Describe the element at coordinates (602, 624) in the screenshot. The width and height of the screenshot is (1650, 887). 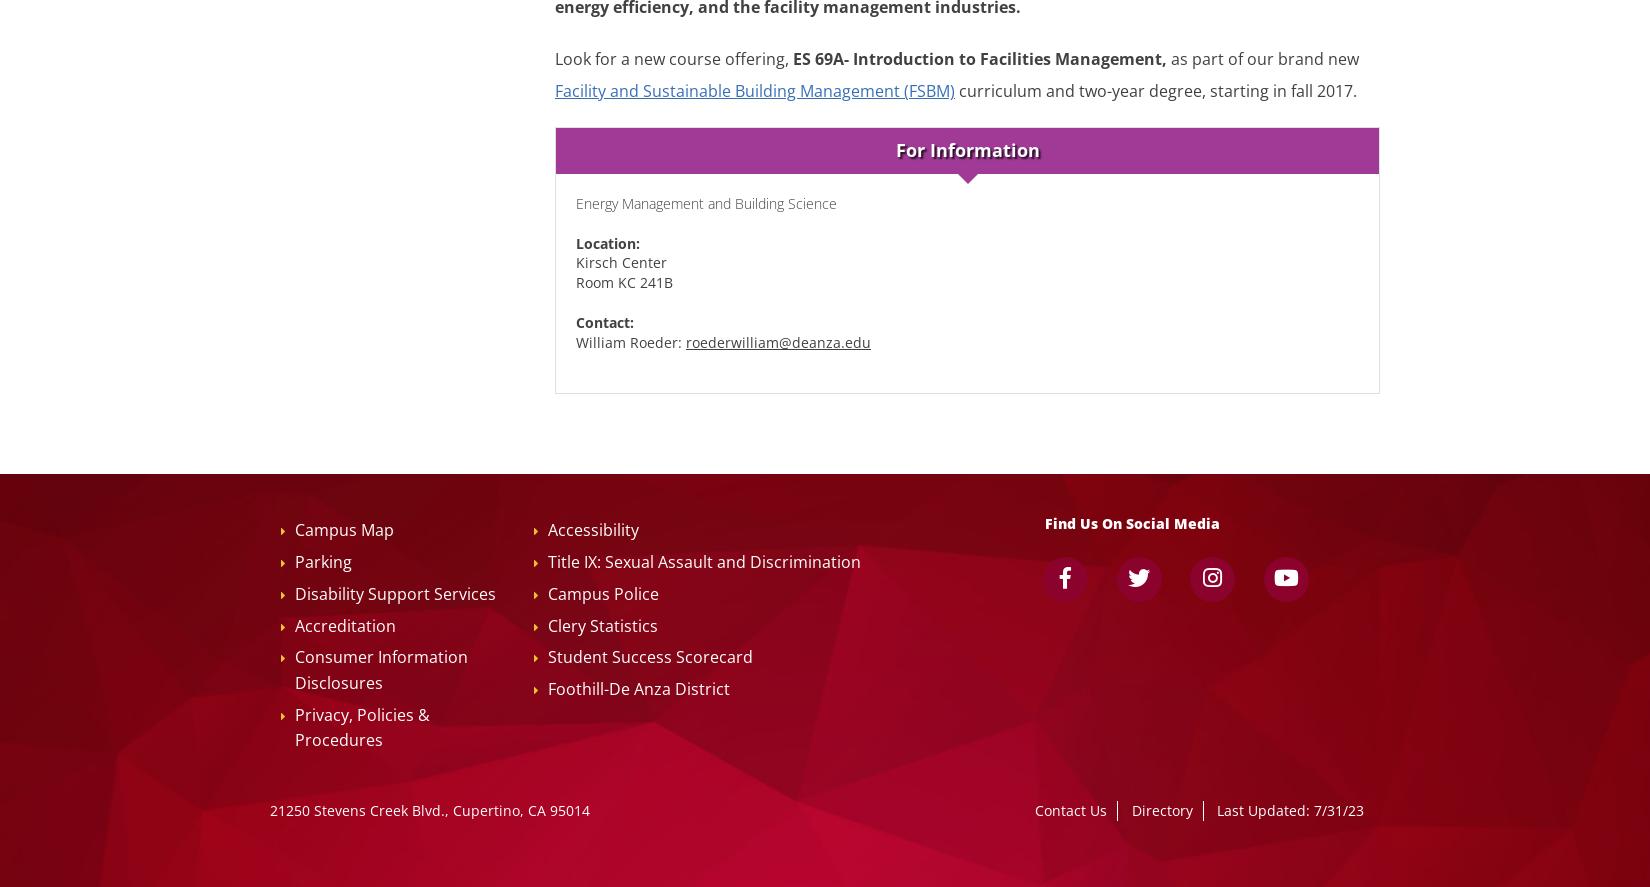
I see `'Clery Statistics'` at that location.